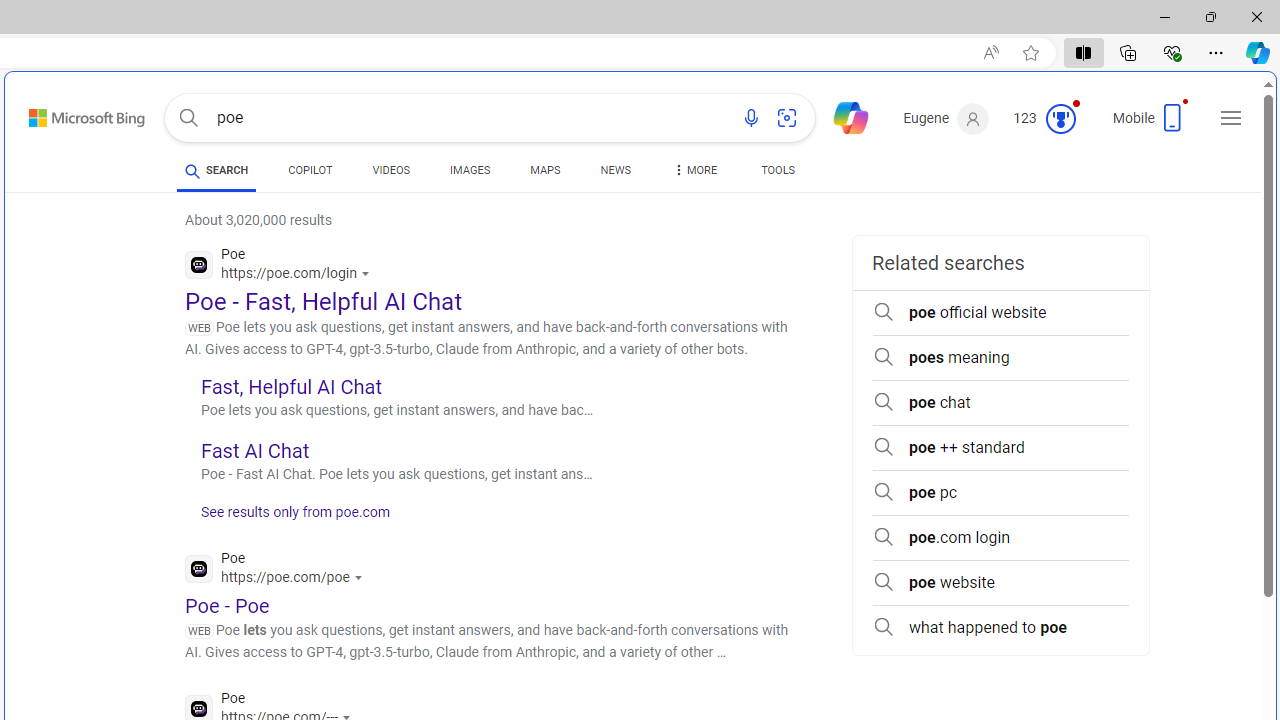  I want to click on 'poe.com login', so click(1000, 537).